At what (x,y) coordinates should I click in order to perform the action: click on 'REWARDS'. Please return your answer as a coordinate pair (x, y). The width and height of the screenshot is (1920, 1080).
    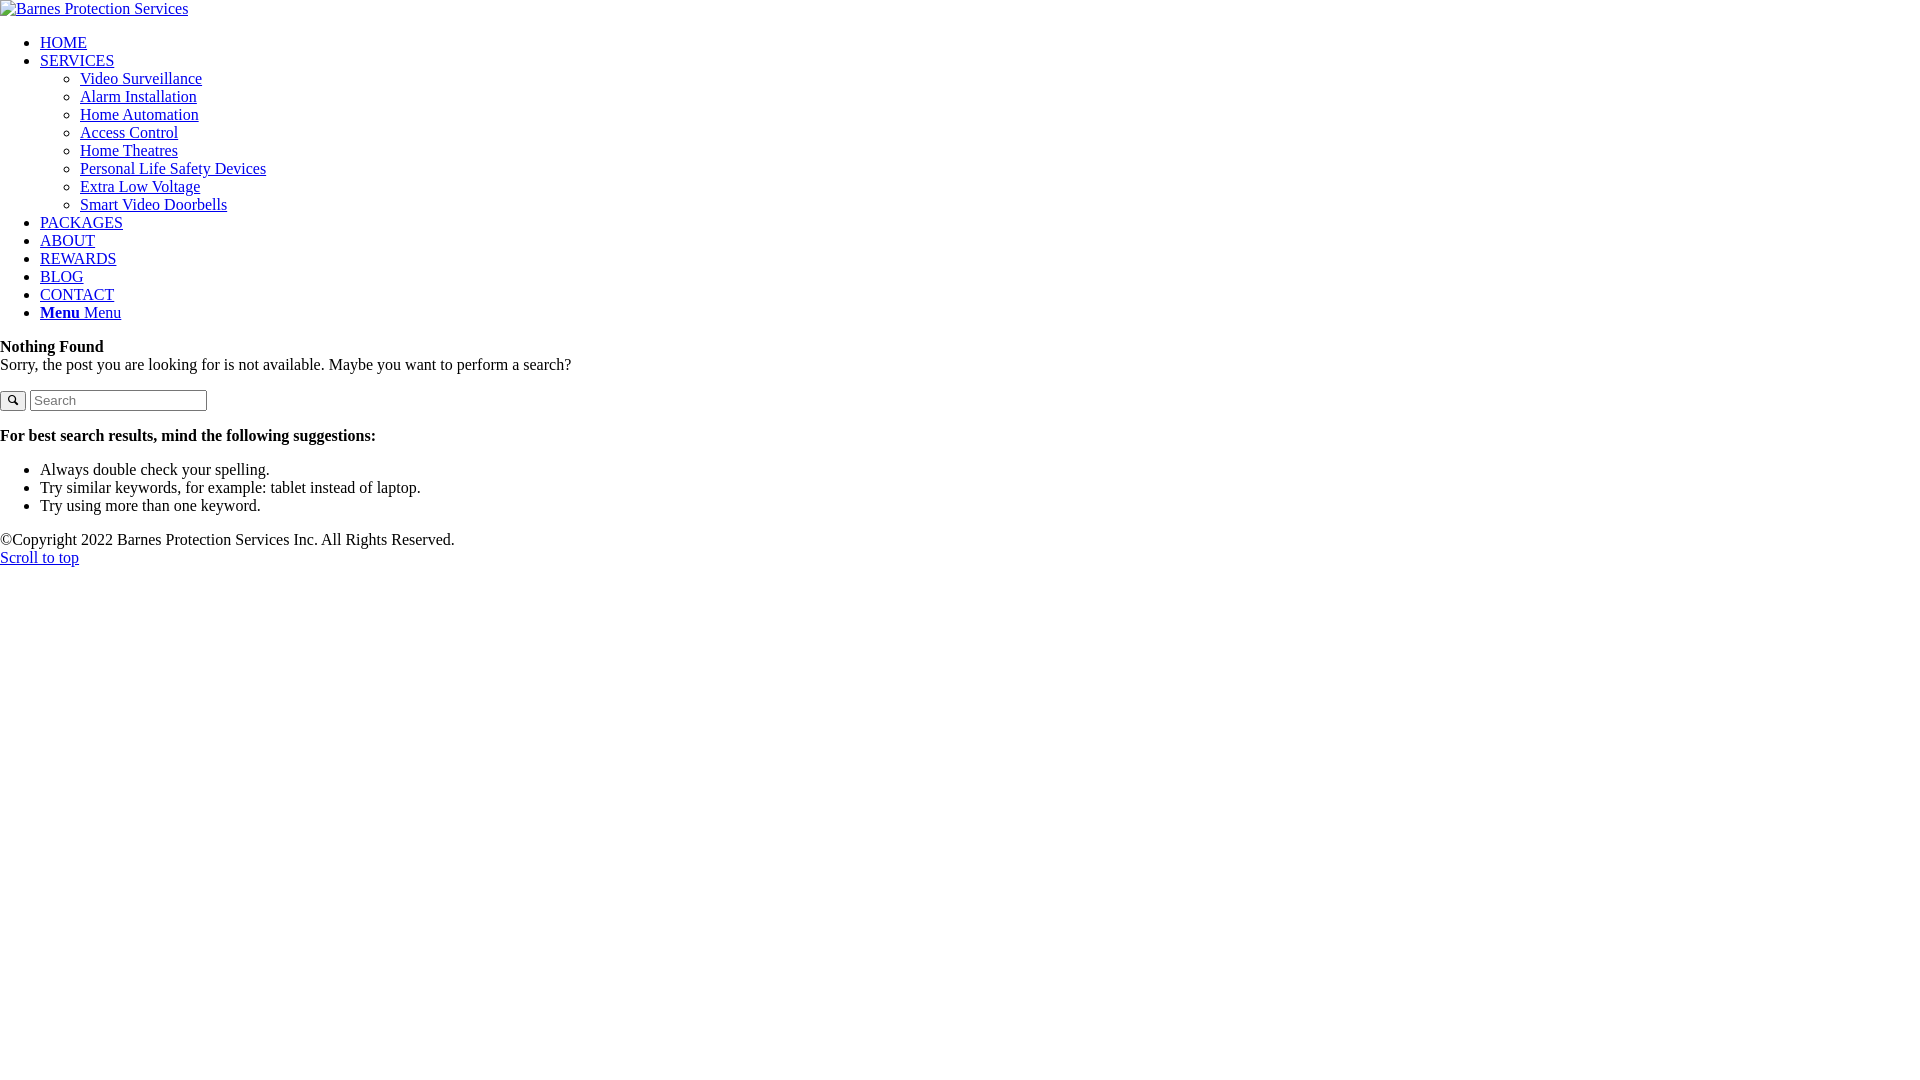
    Looking at the image, I should click on (77, 257).